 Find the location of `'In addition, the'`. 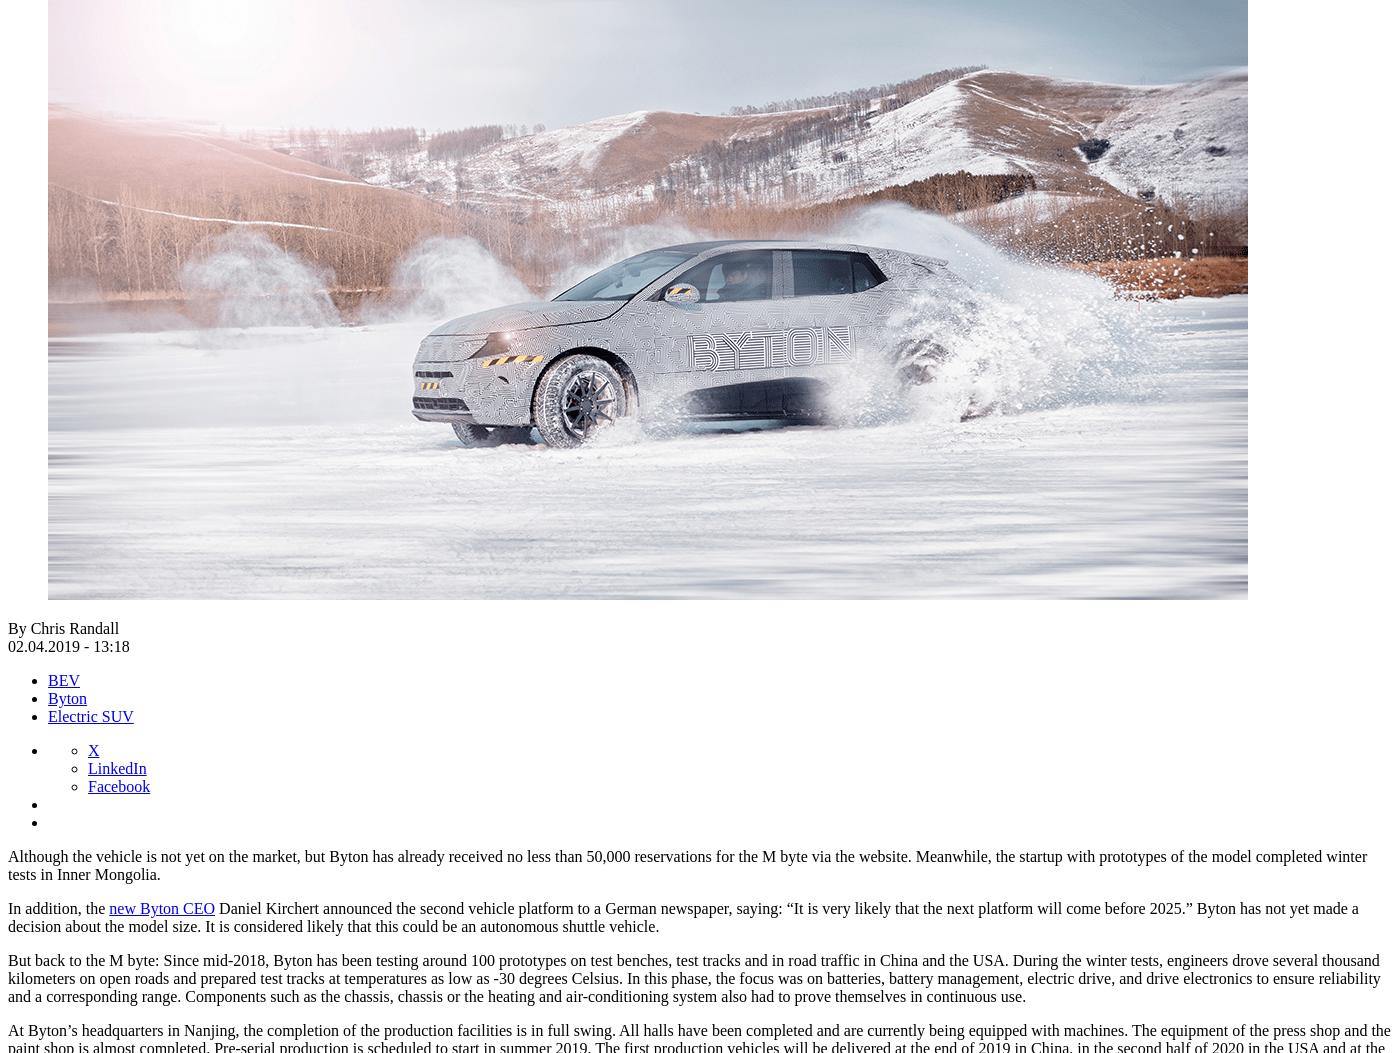

'In addition, the' is located at coordinates (57, 907).